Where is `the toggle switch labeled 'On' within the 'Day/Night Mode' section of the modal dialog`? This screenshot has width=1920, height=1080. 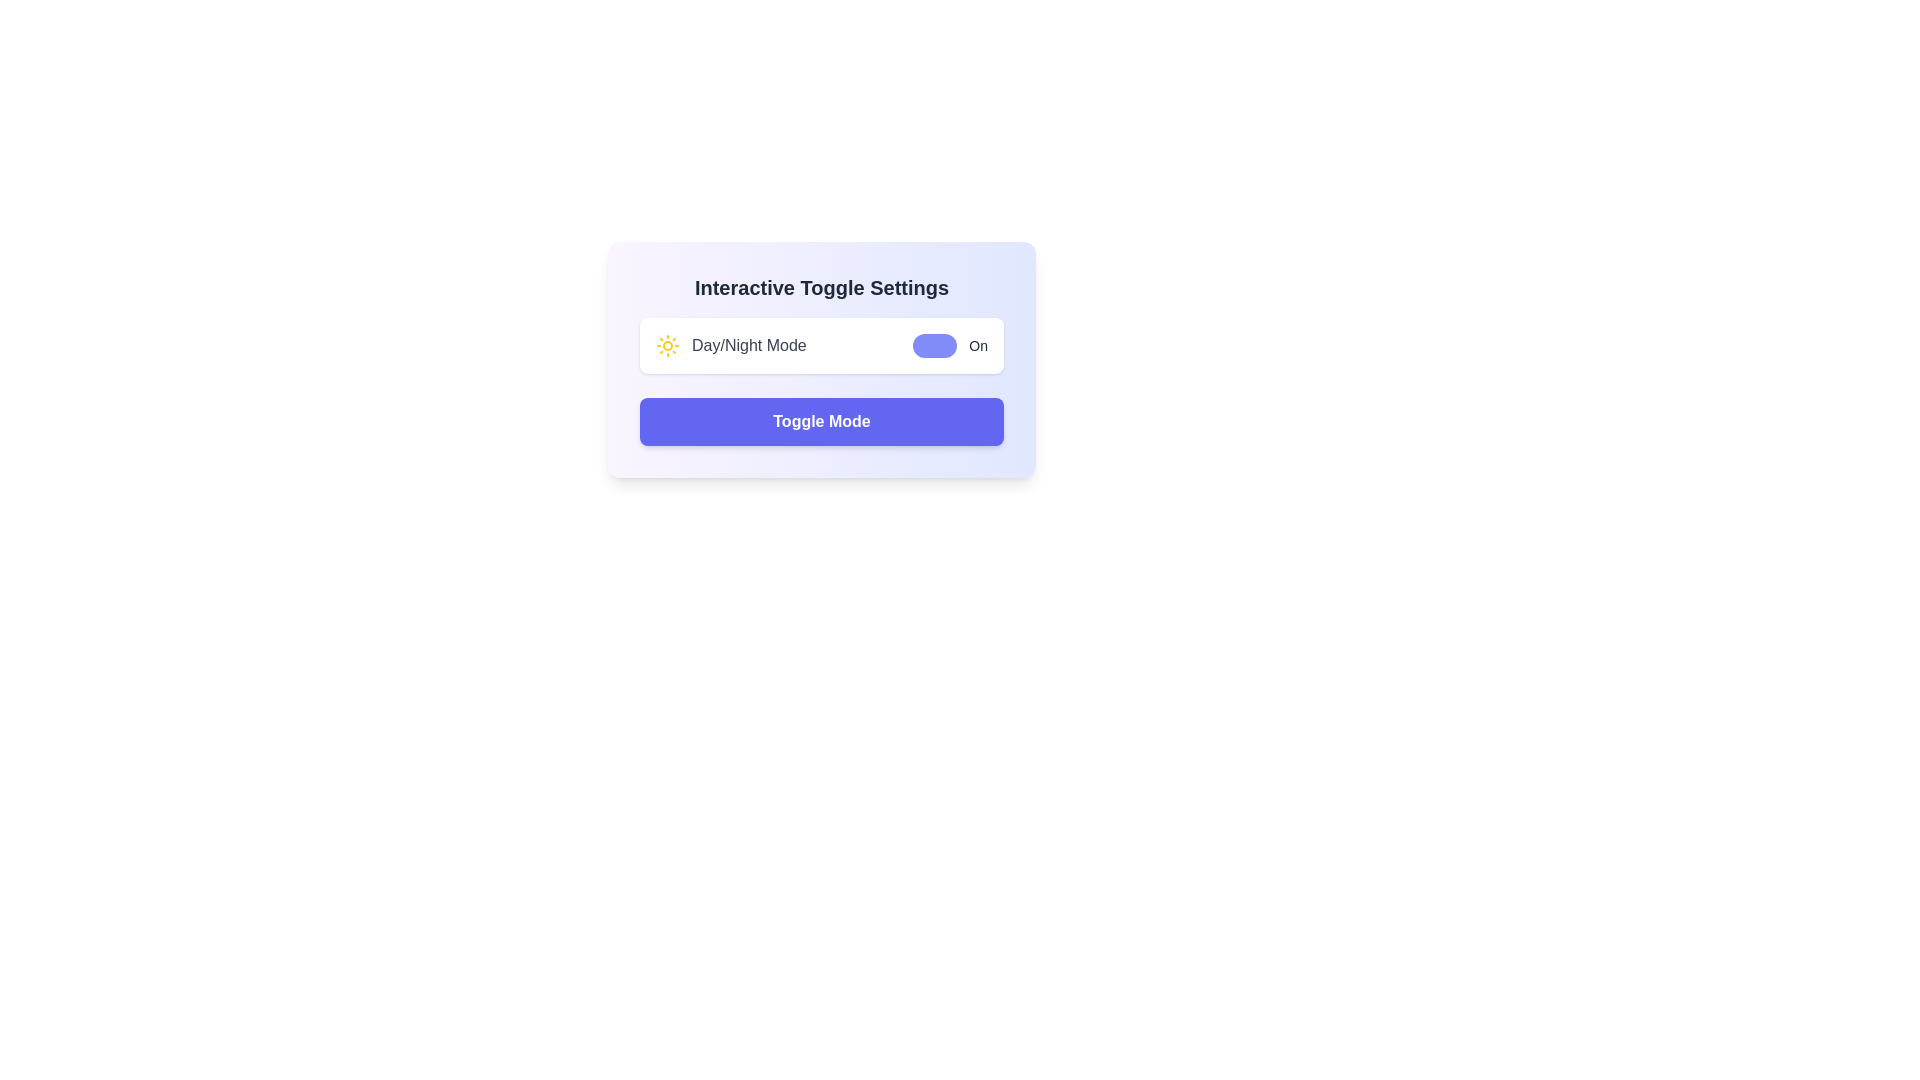
the toggle switch labeled 'On' within the 'Day/Night Mode' section of the modal dialog is located at coordinates (949, 345).